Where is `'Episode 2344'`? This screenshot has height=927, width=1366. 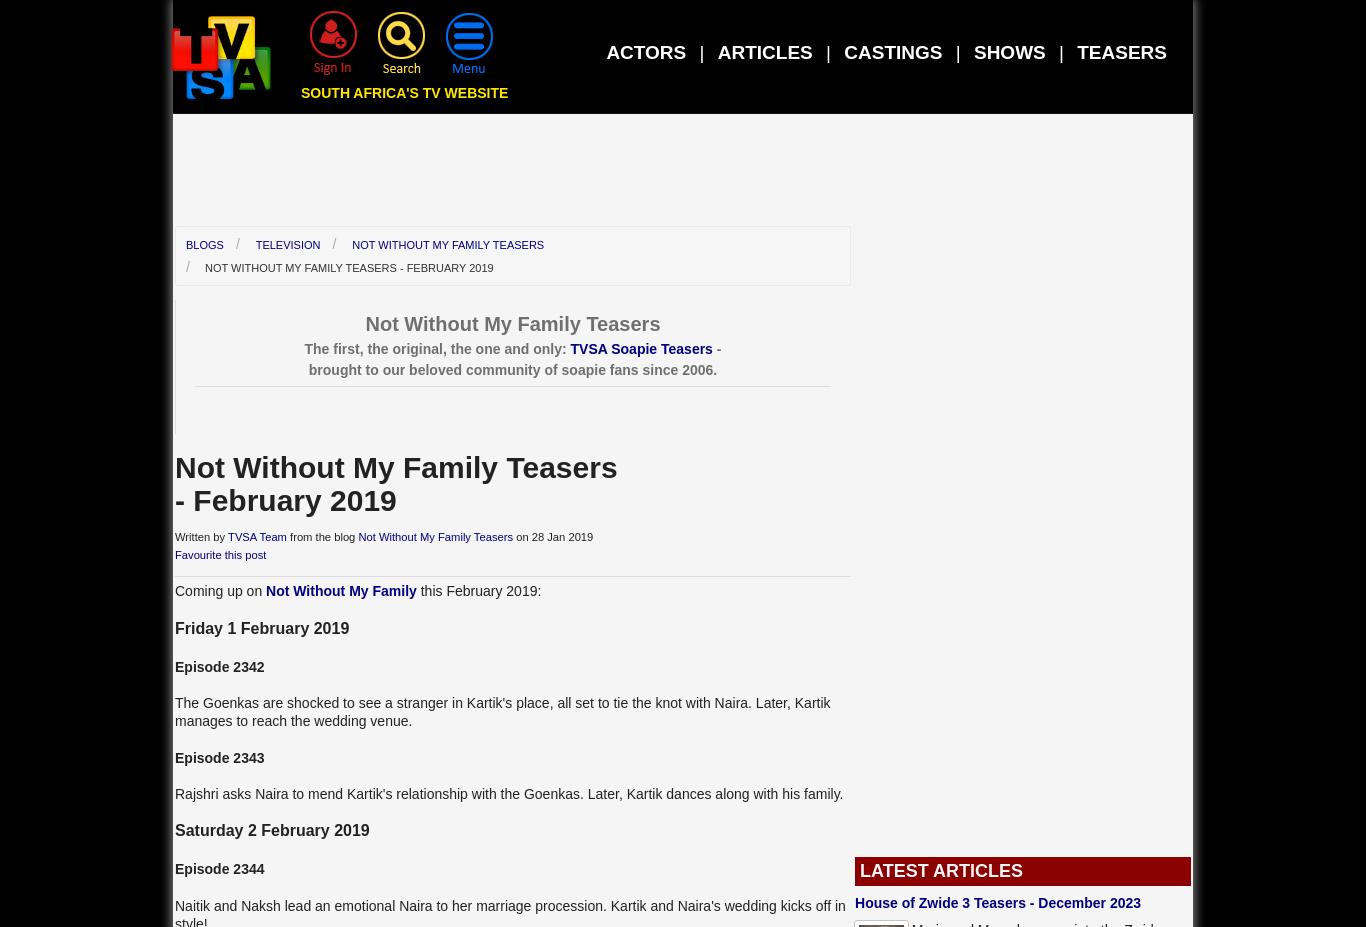
'Episode 2344' is located at coordinates (173, 868).